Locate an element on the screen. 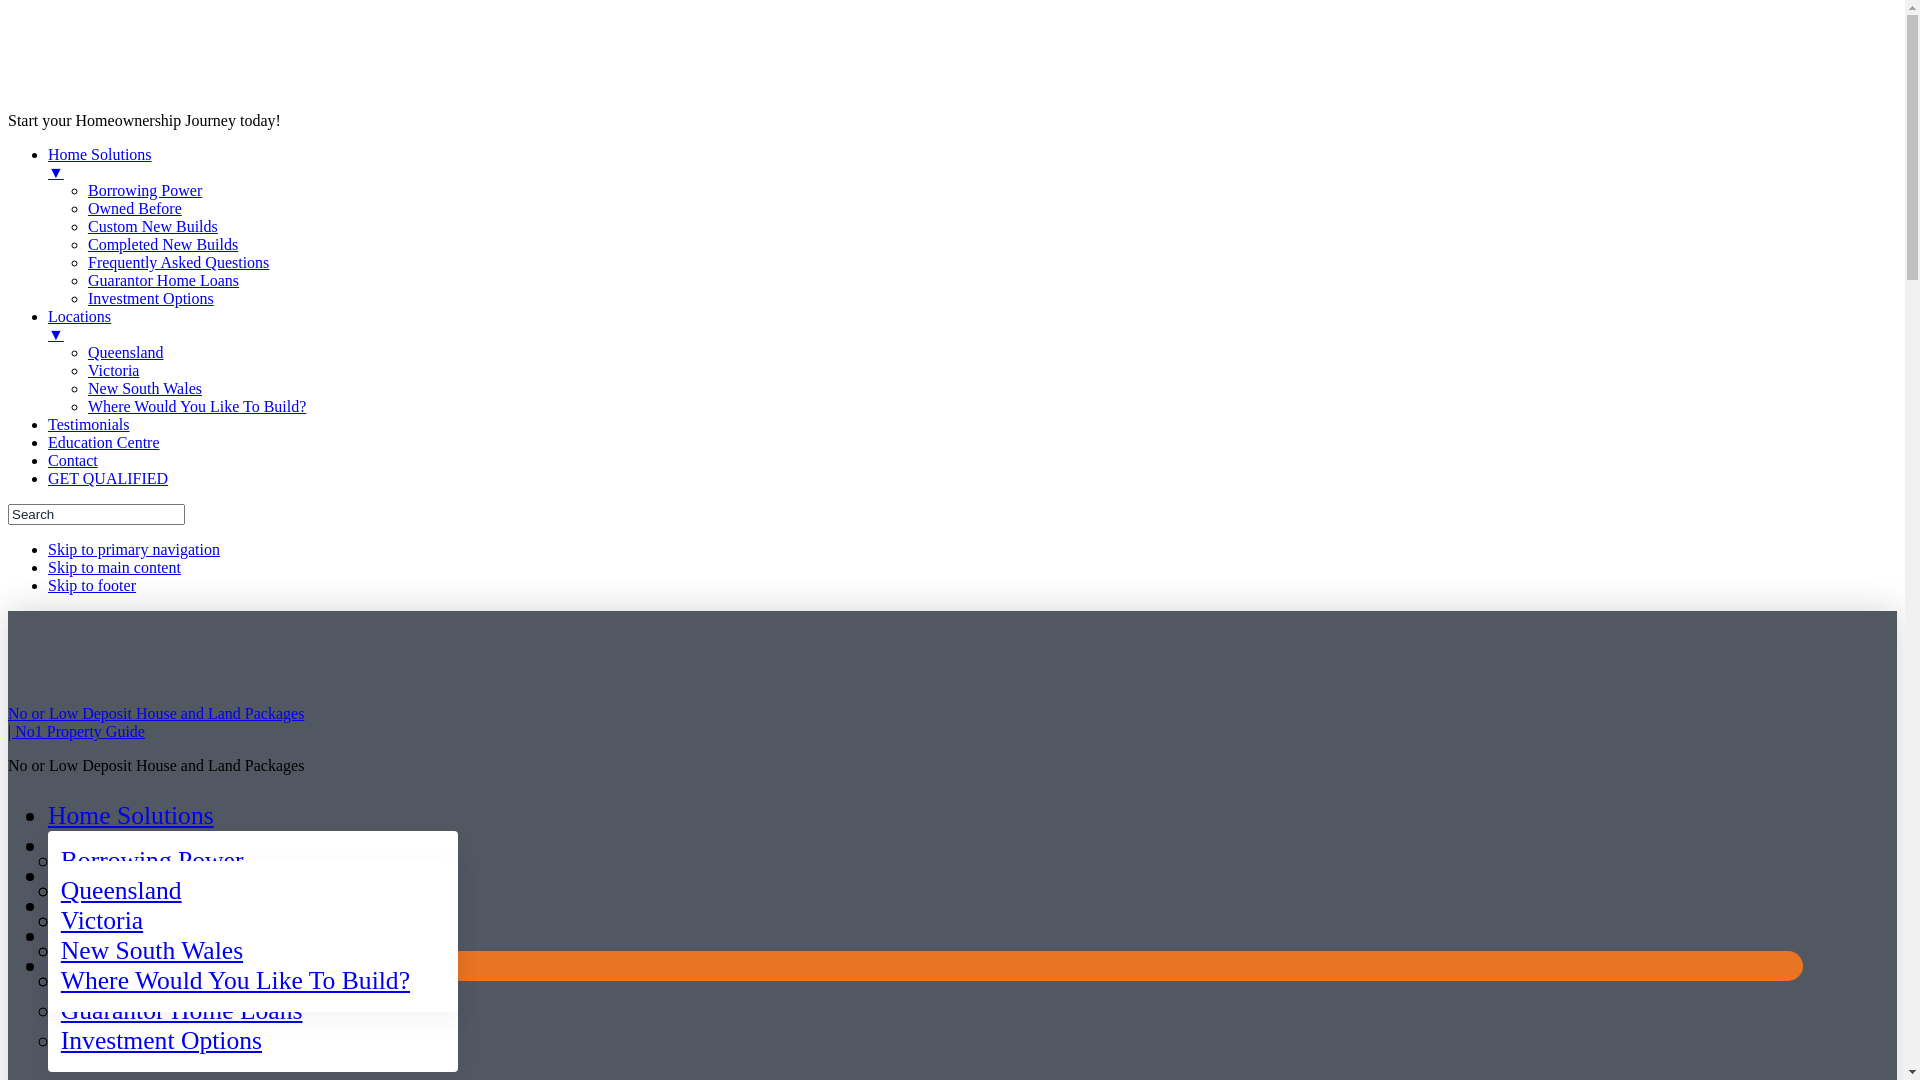 The width and height of the screenshot is (1920, 1080). 'Frequently Asked Questions' is located at coordinates (178, 261).